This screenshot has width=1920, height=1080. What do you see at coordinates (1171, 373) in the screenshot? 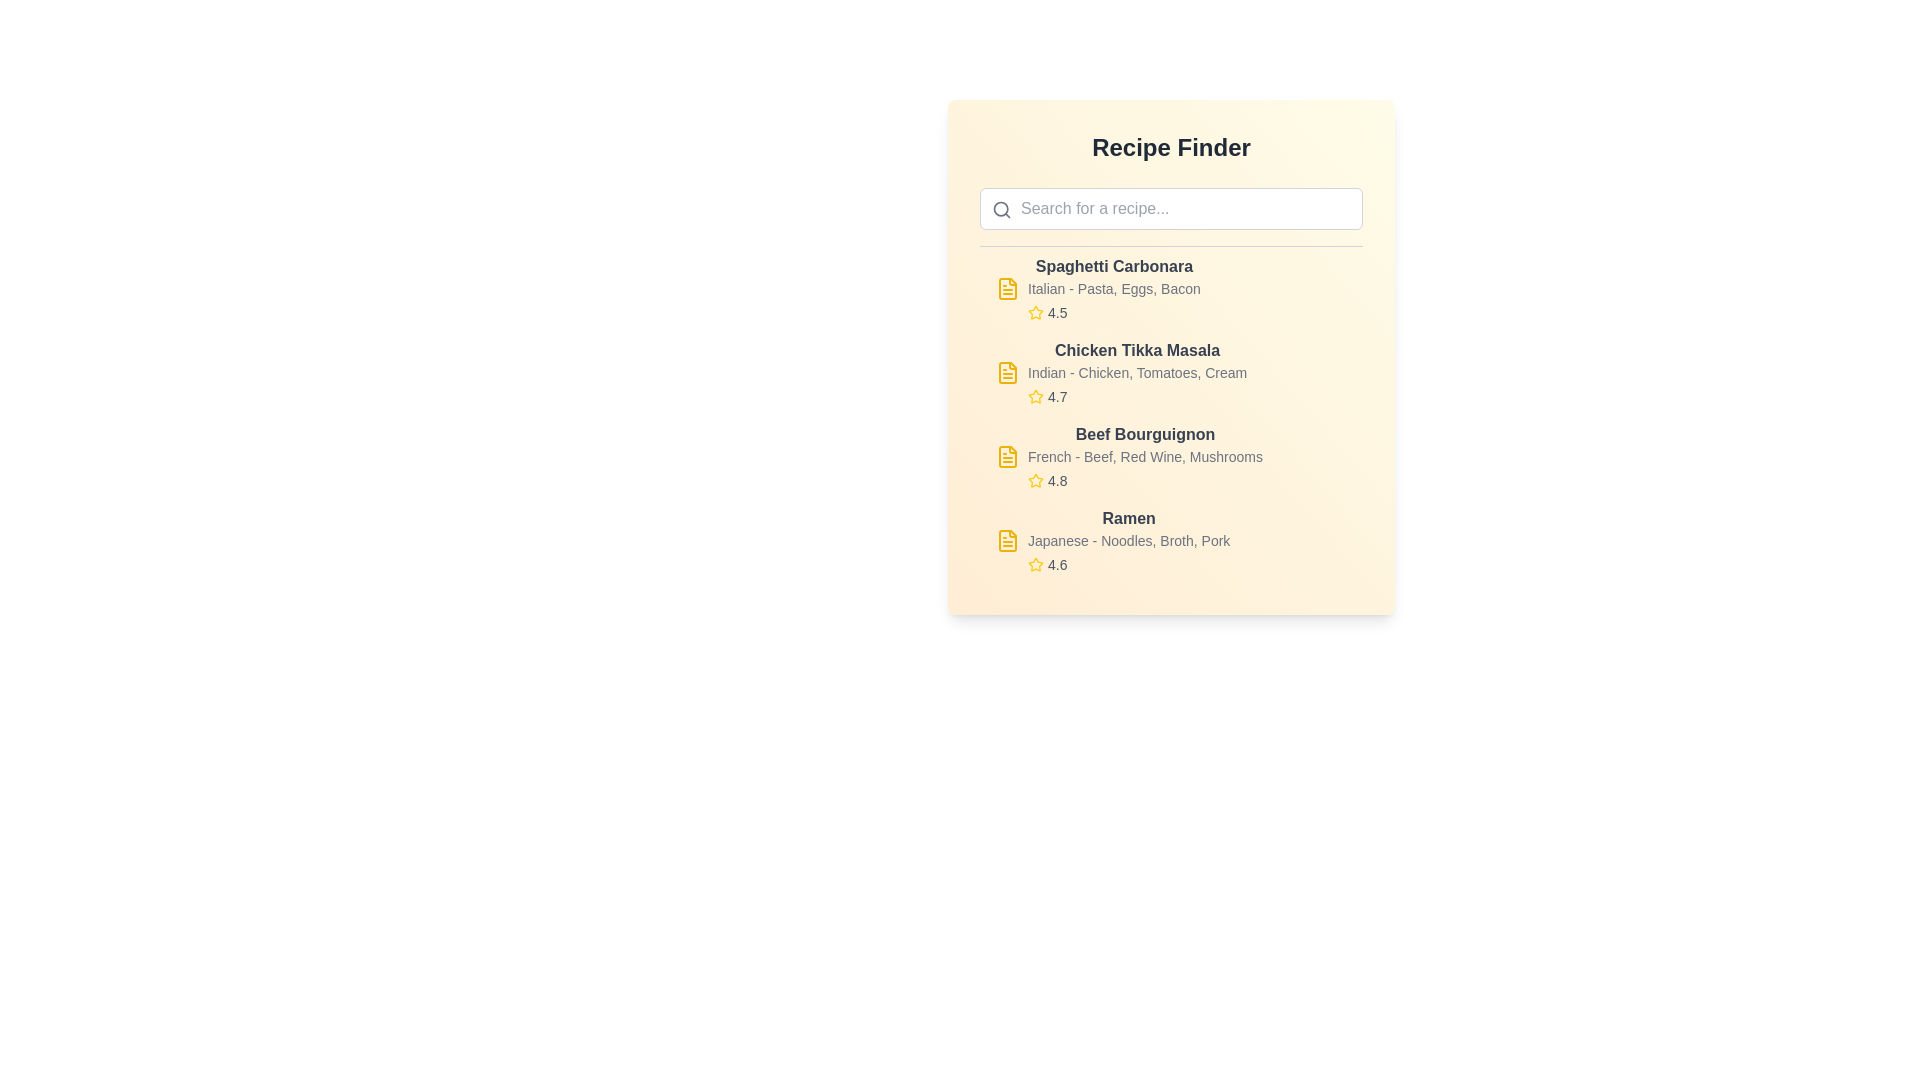
I see `the list item displaying 'Chicken Tikka Masala' for navigation` at bounding box center [1171, 373].